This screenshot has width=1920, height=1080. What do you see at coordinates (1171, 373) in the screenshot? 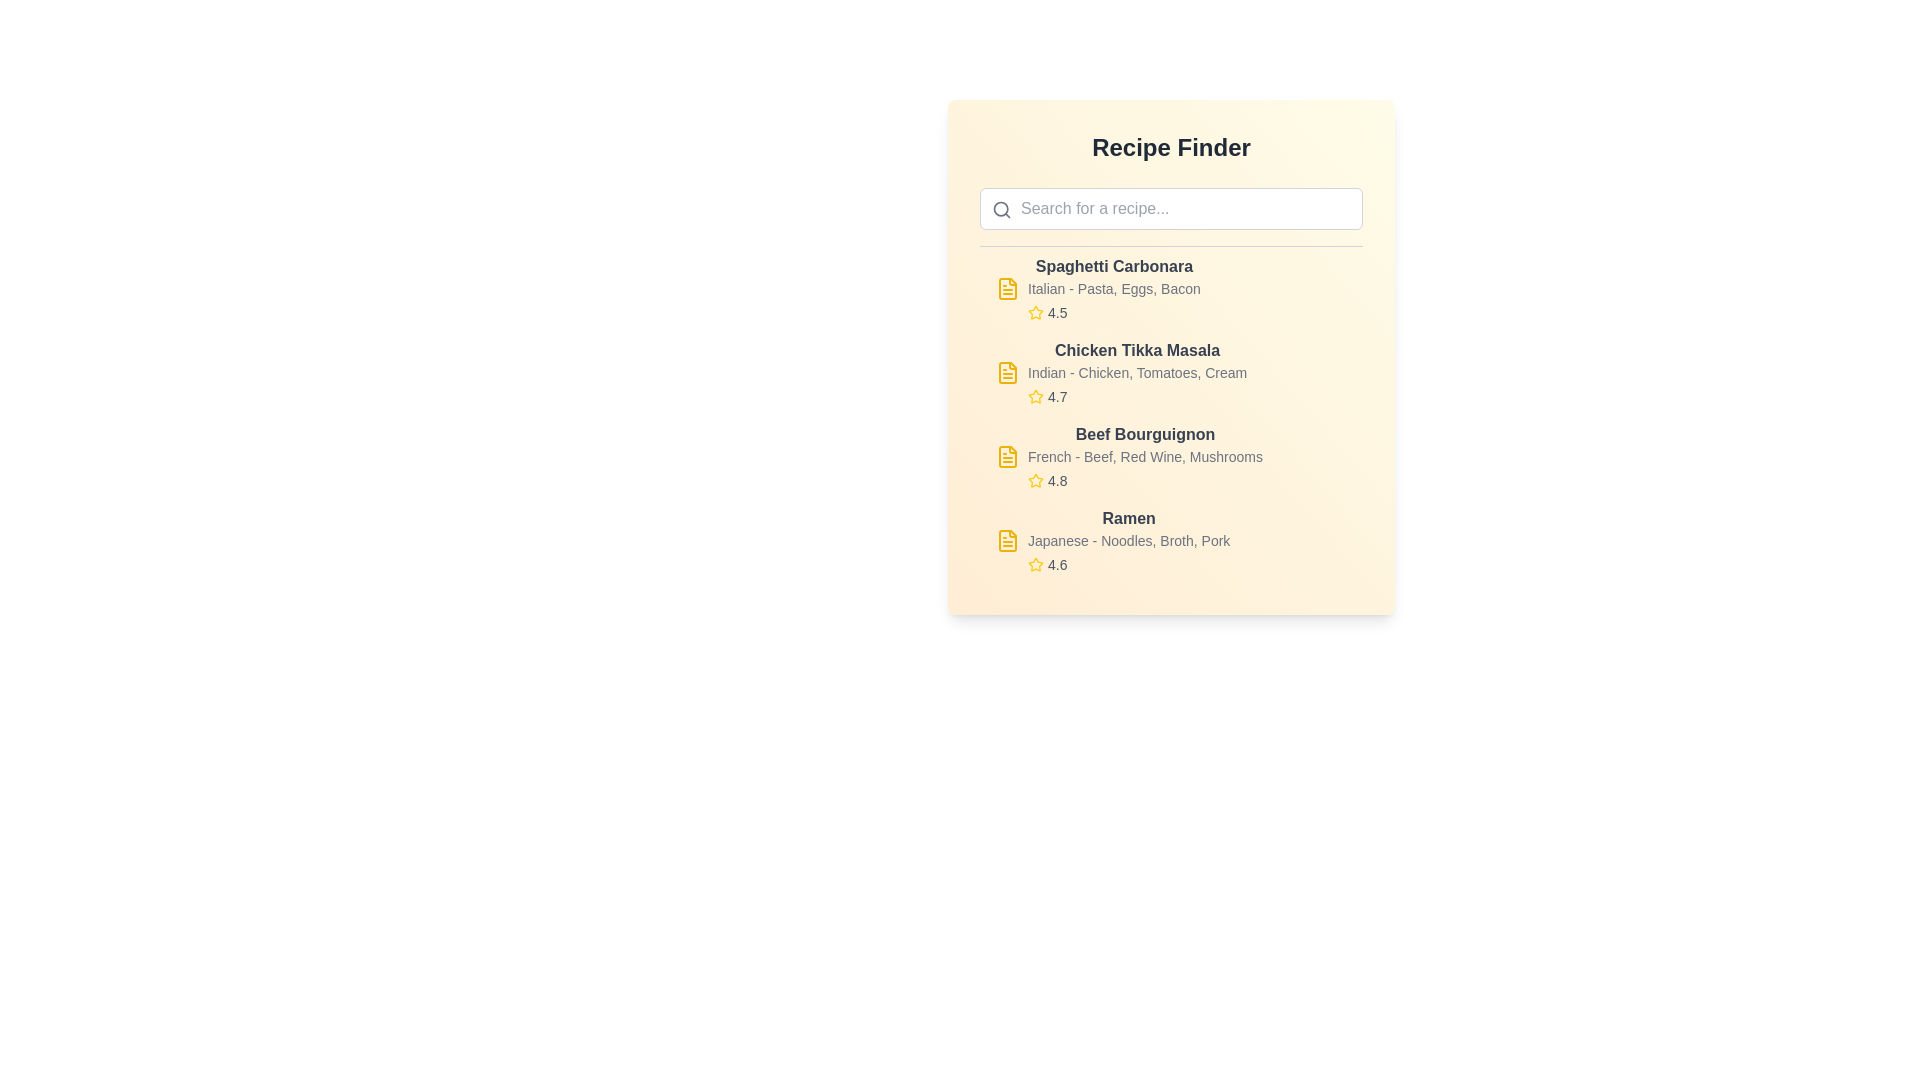
I see `the list item displaying 'Chicken Tikka Masala' for navigation` at bounding box center [1171, 373].